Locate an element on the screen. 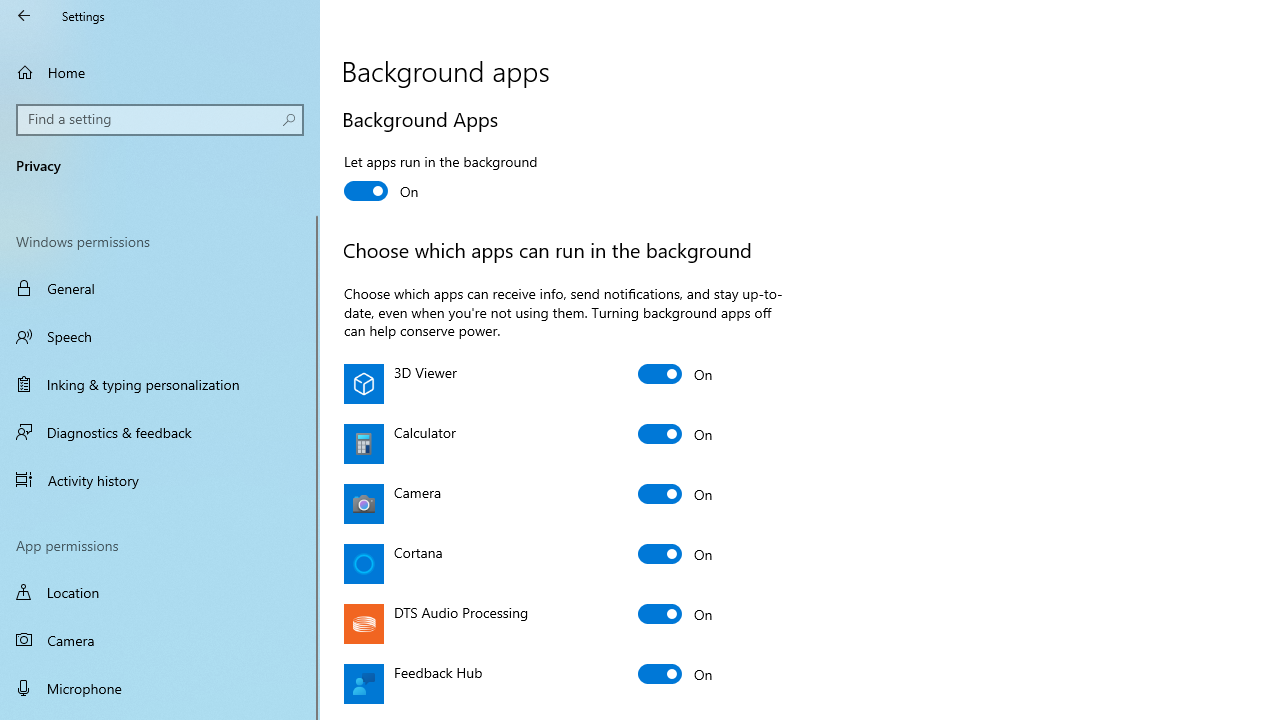 The height and width of the screenshot is (720, 1280). 'Let apps run in the background' is located at coordinates (439, 178).